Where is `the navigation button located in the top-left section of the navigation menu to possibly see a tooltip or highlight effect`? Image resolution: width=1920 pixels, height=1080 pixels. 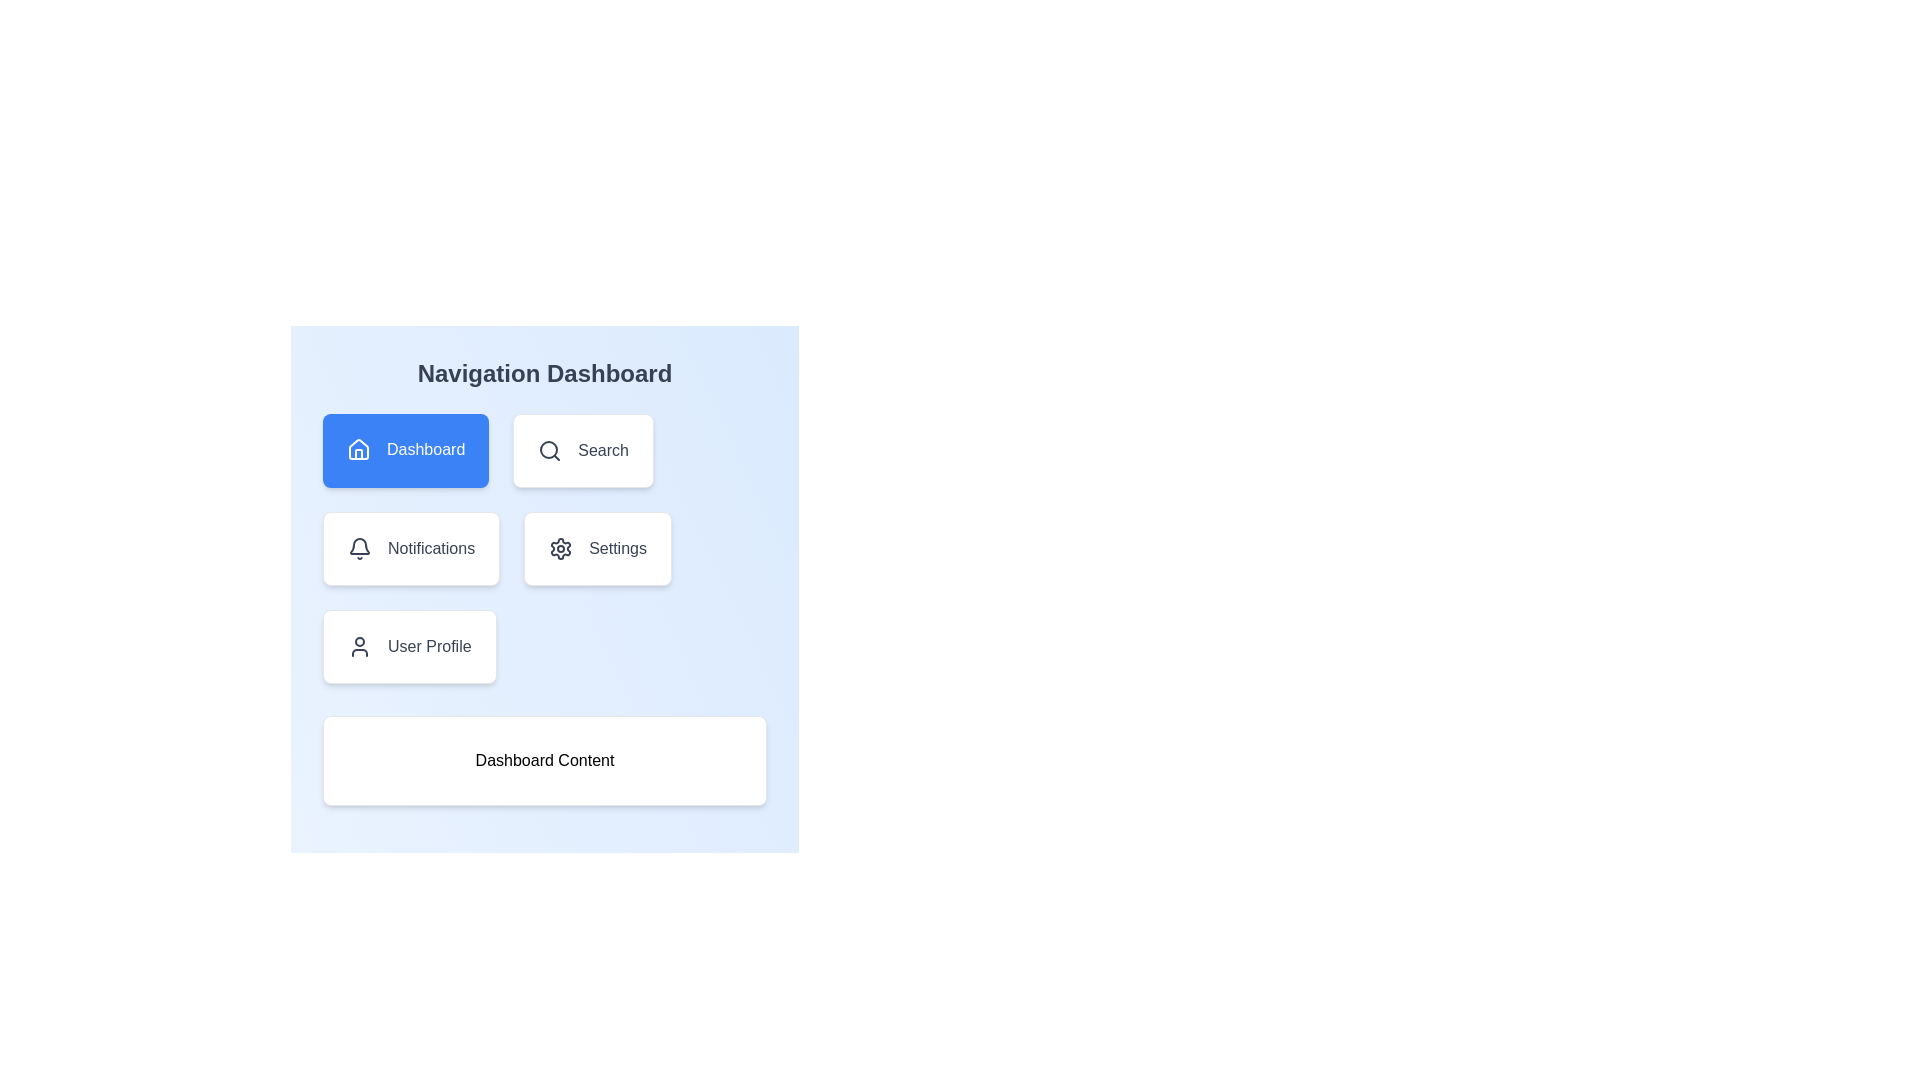
the navigation button located in the top-left section of the navigation menu to possibly see a tooltip or highlight effect is located at coordinates (405, 450).